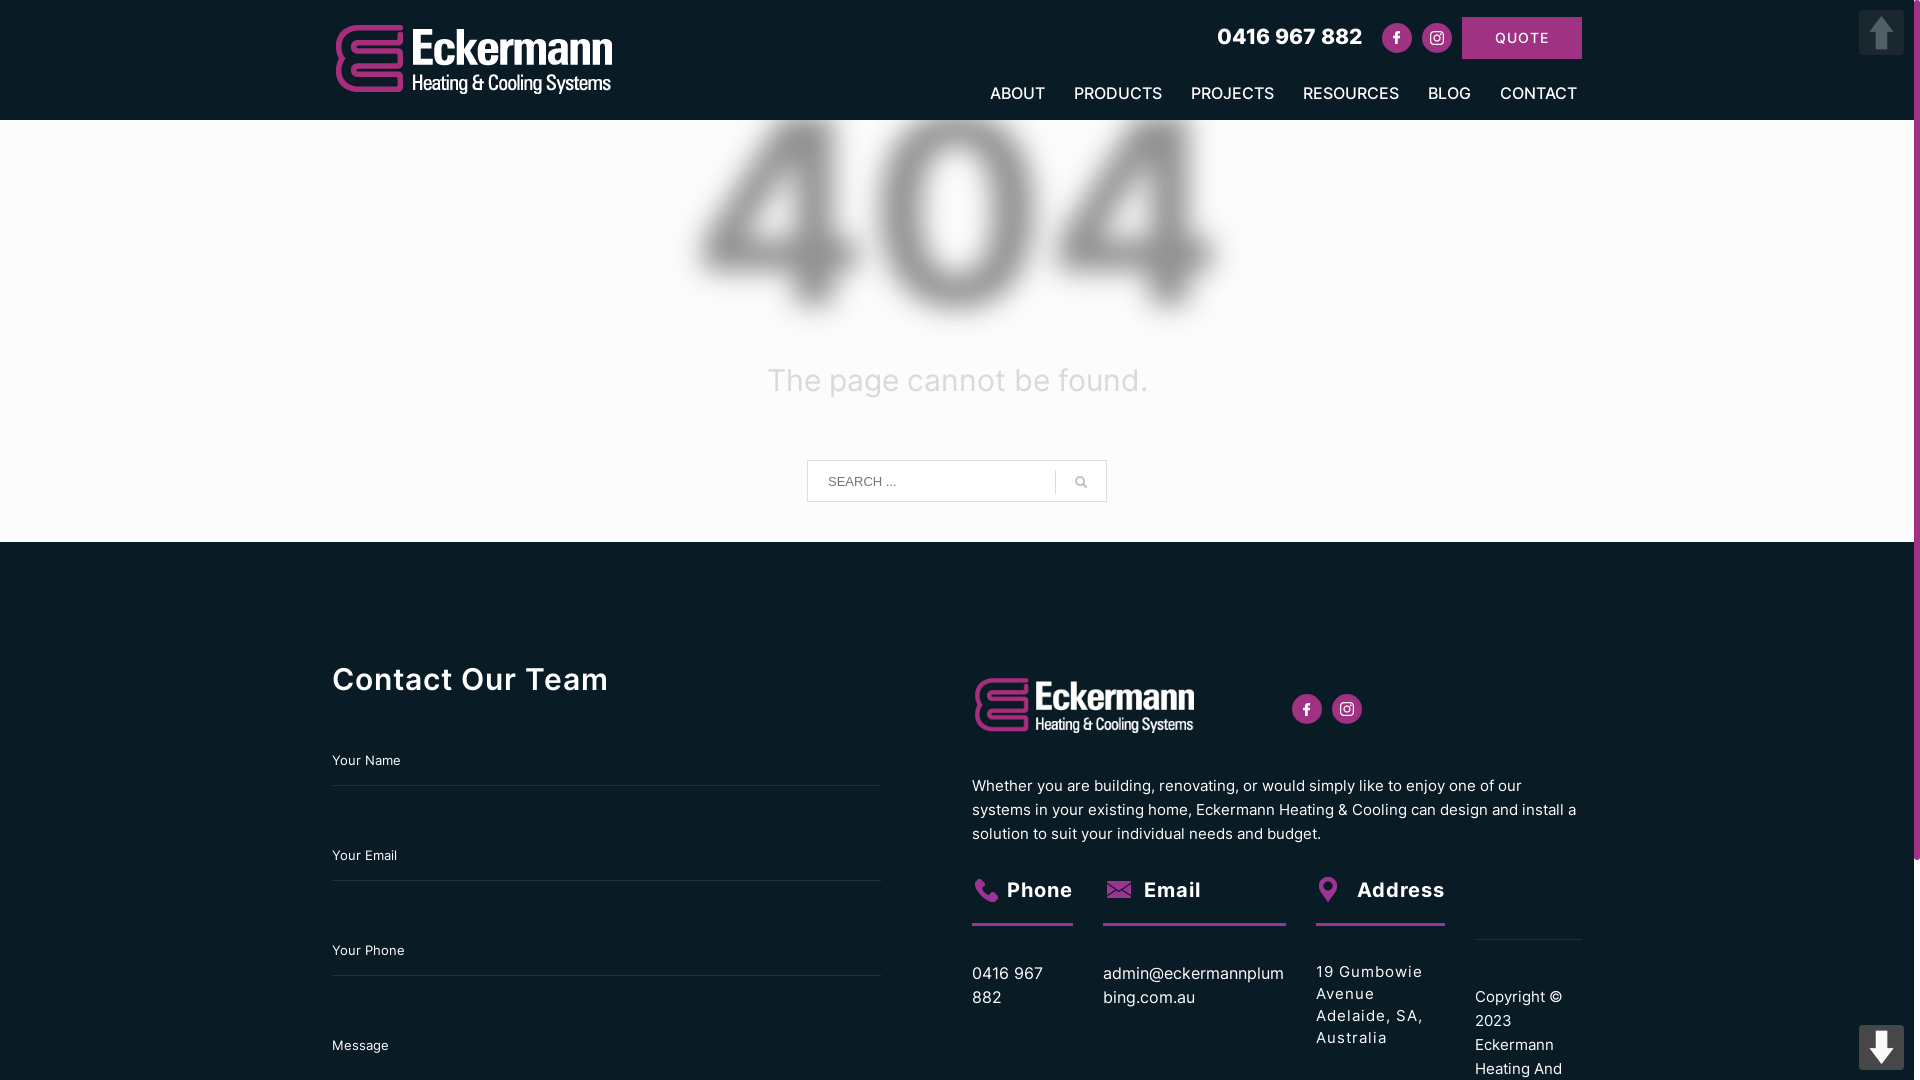 The width and height of the screenshot is (1920, 1080). I want to click on 'RESOURCES', so click(1350, 92).